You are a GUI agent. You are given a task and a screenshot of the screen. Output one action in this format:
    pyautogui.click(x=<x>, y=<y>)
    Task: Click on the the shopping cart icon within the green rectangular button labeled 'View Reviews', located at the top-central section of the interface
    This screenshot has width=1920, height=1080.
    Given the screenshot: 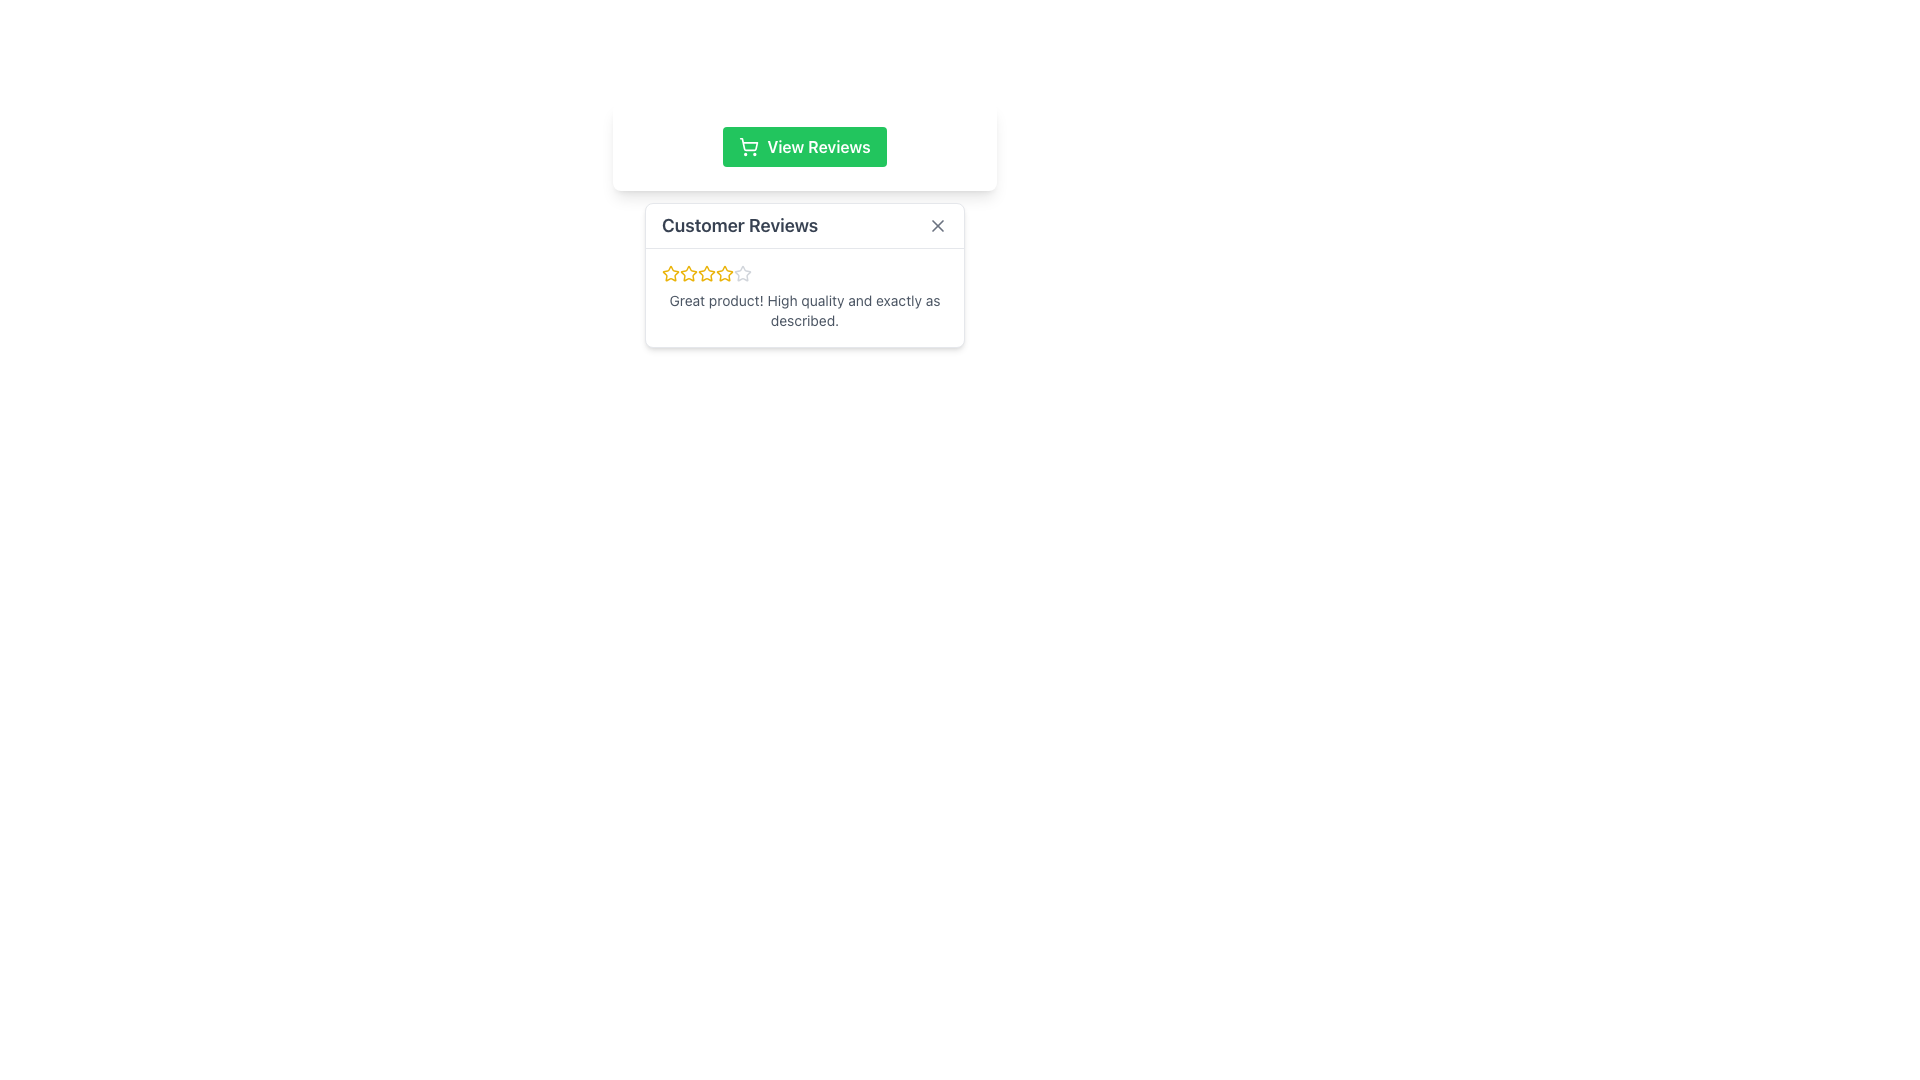 What is the action you would take?
    pyautogui.click(x=748, y=143)
    